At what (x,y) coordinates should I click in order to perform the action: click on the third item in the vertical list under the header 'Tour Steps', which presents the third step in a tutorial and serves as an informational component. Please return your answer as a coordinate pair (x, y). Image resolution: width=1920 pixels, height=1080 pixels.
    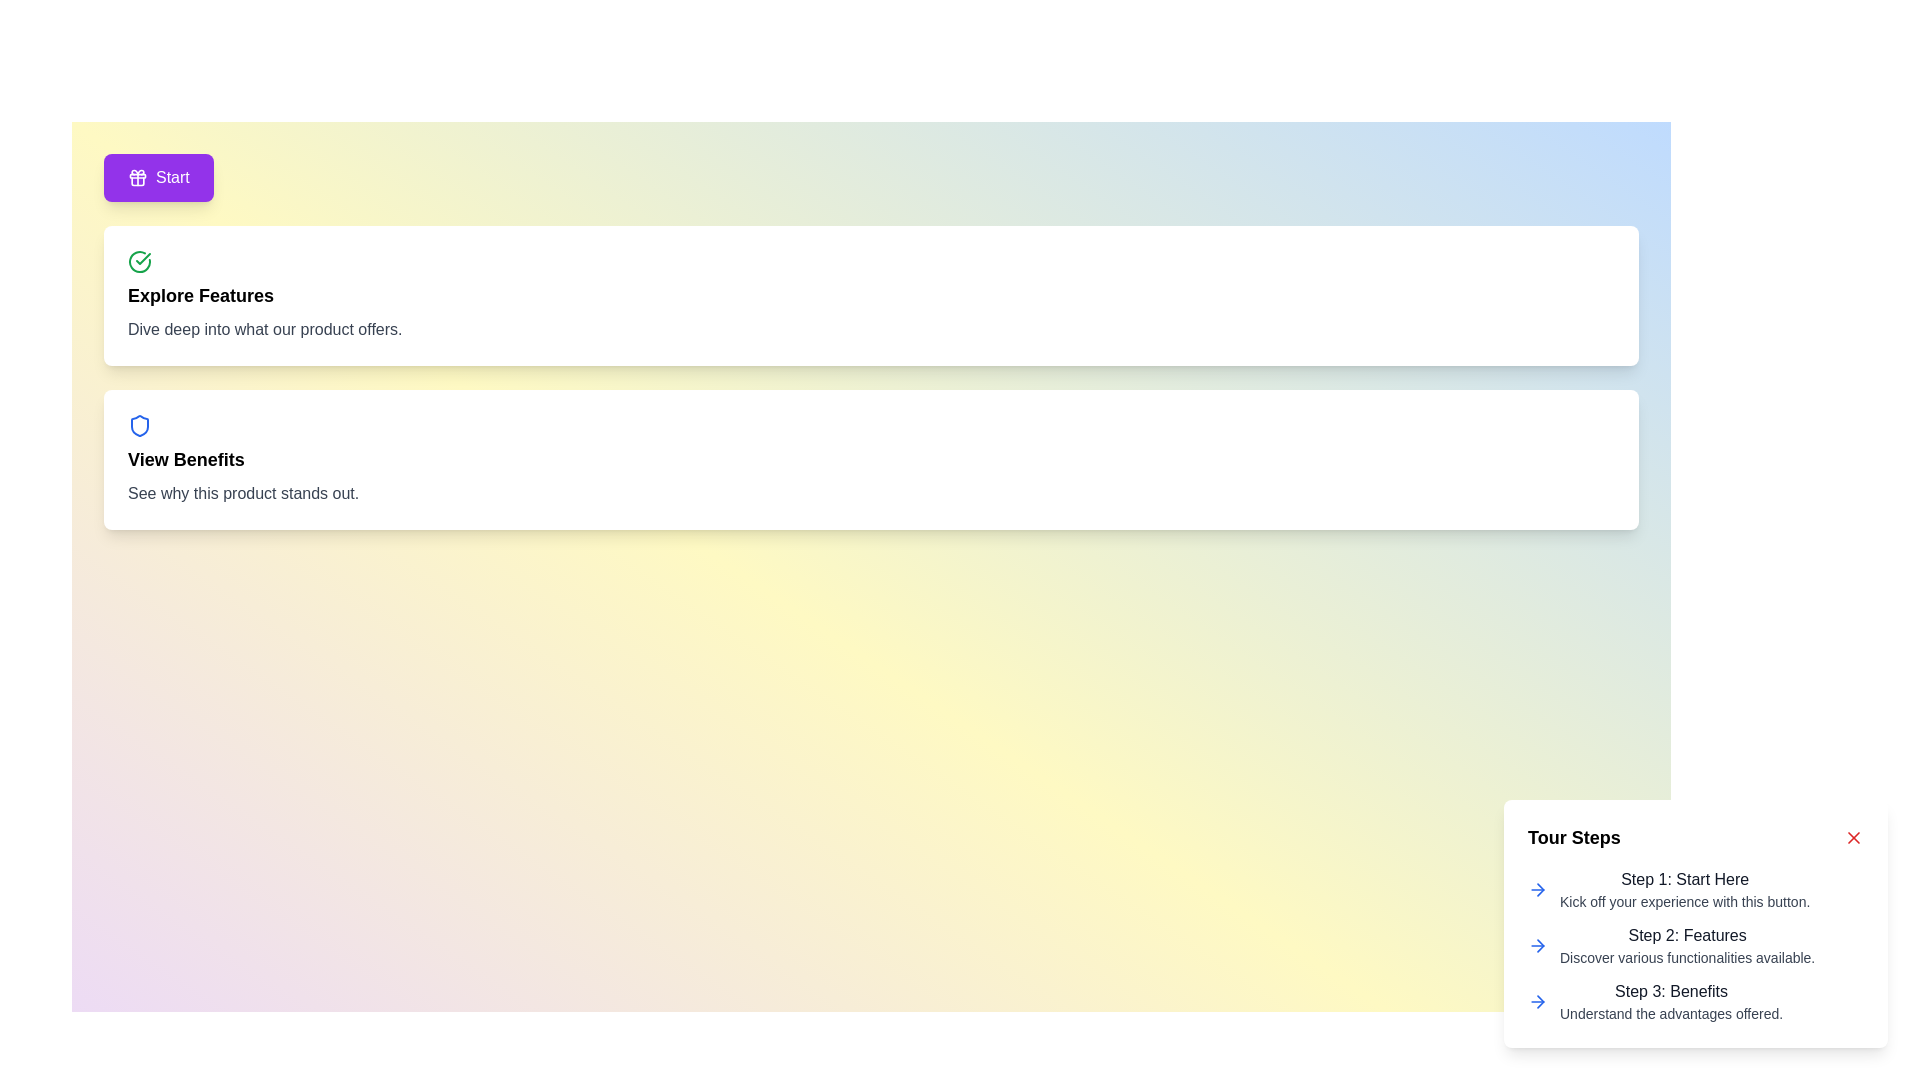
    Looking at the image, I should click on (1694, 1002).